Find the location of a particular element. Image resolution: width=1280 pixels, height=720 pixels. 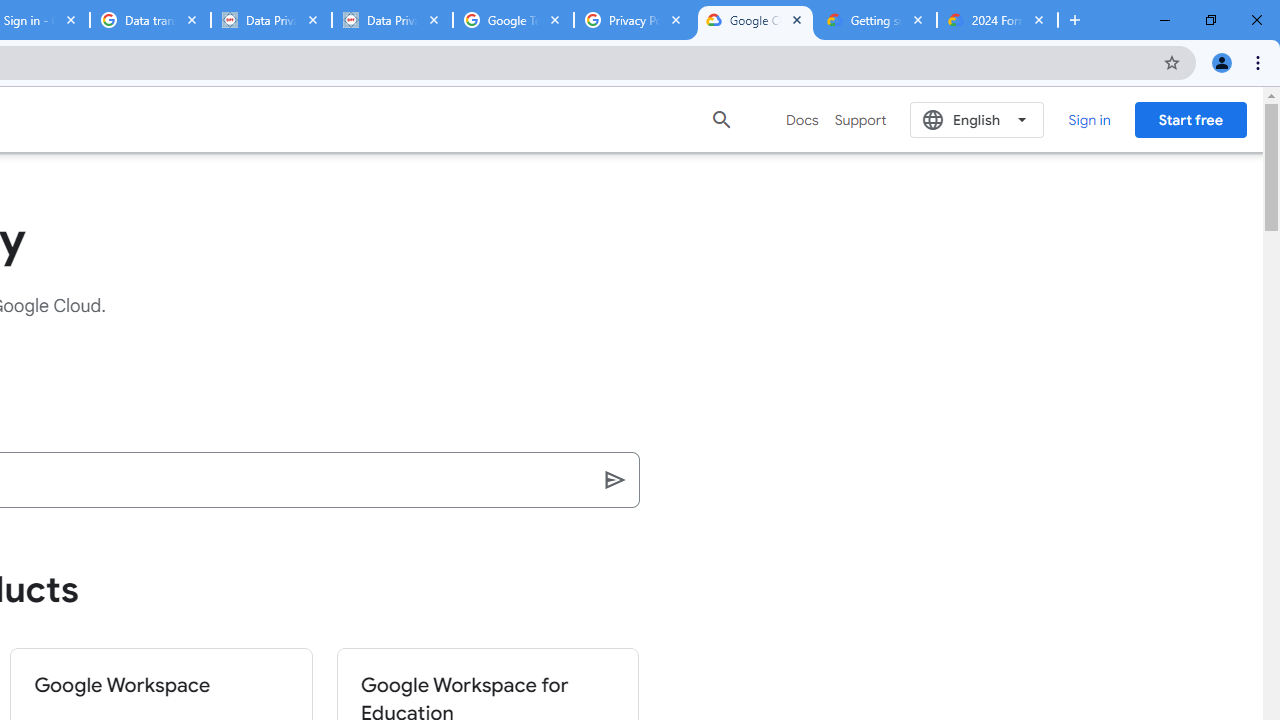

'Minimize' is located at coordinates (1165, 20).